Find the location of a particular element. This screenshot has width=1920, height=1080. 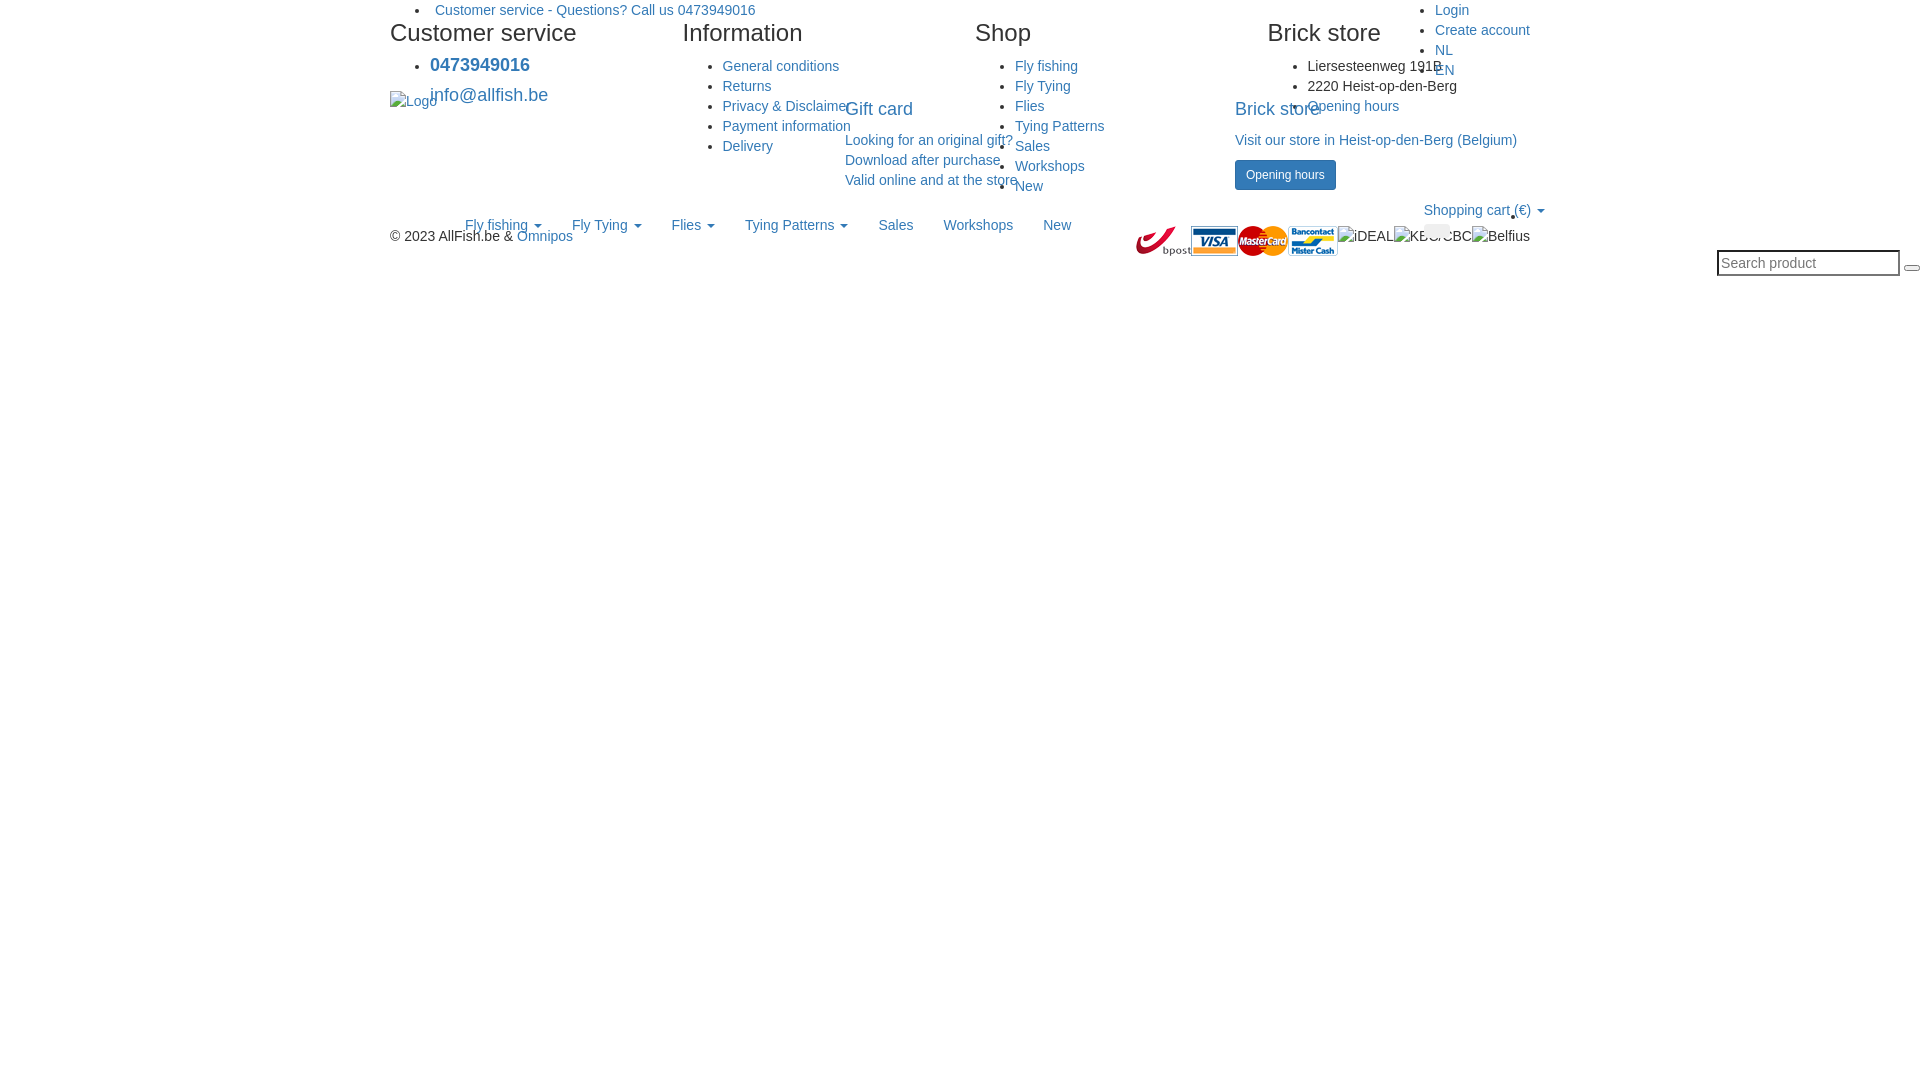

'Opening hours' is located at coordinates (1353, 105).